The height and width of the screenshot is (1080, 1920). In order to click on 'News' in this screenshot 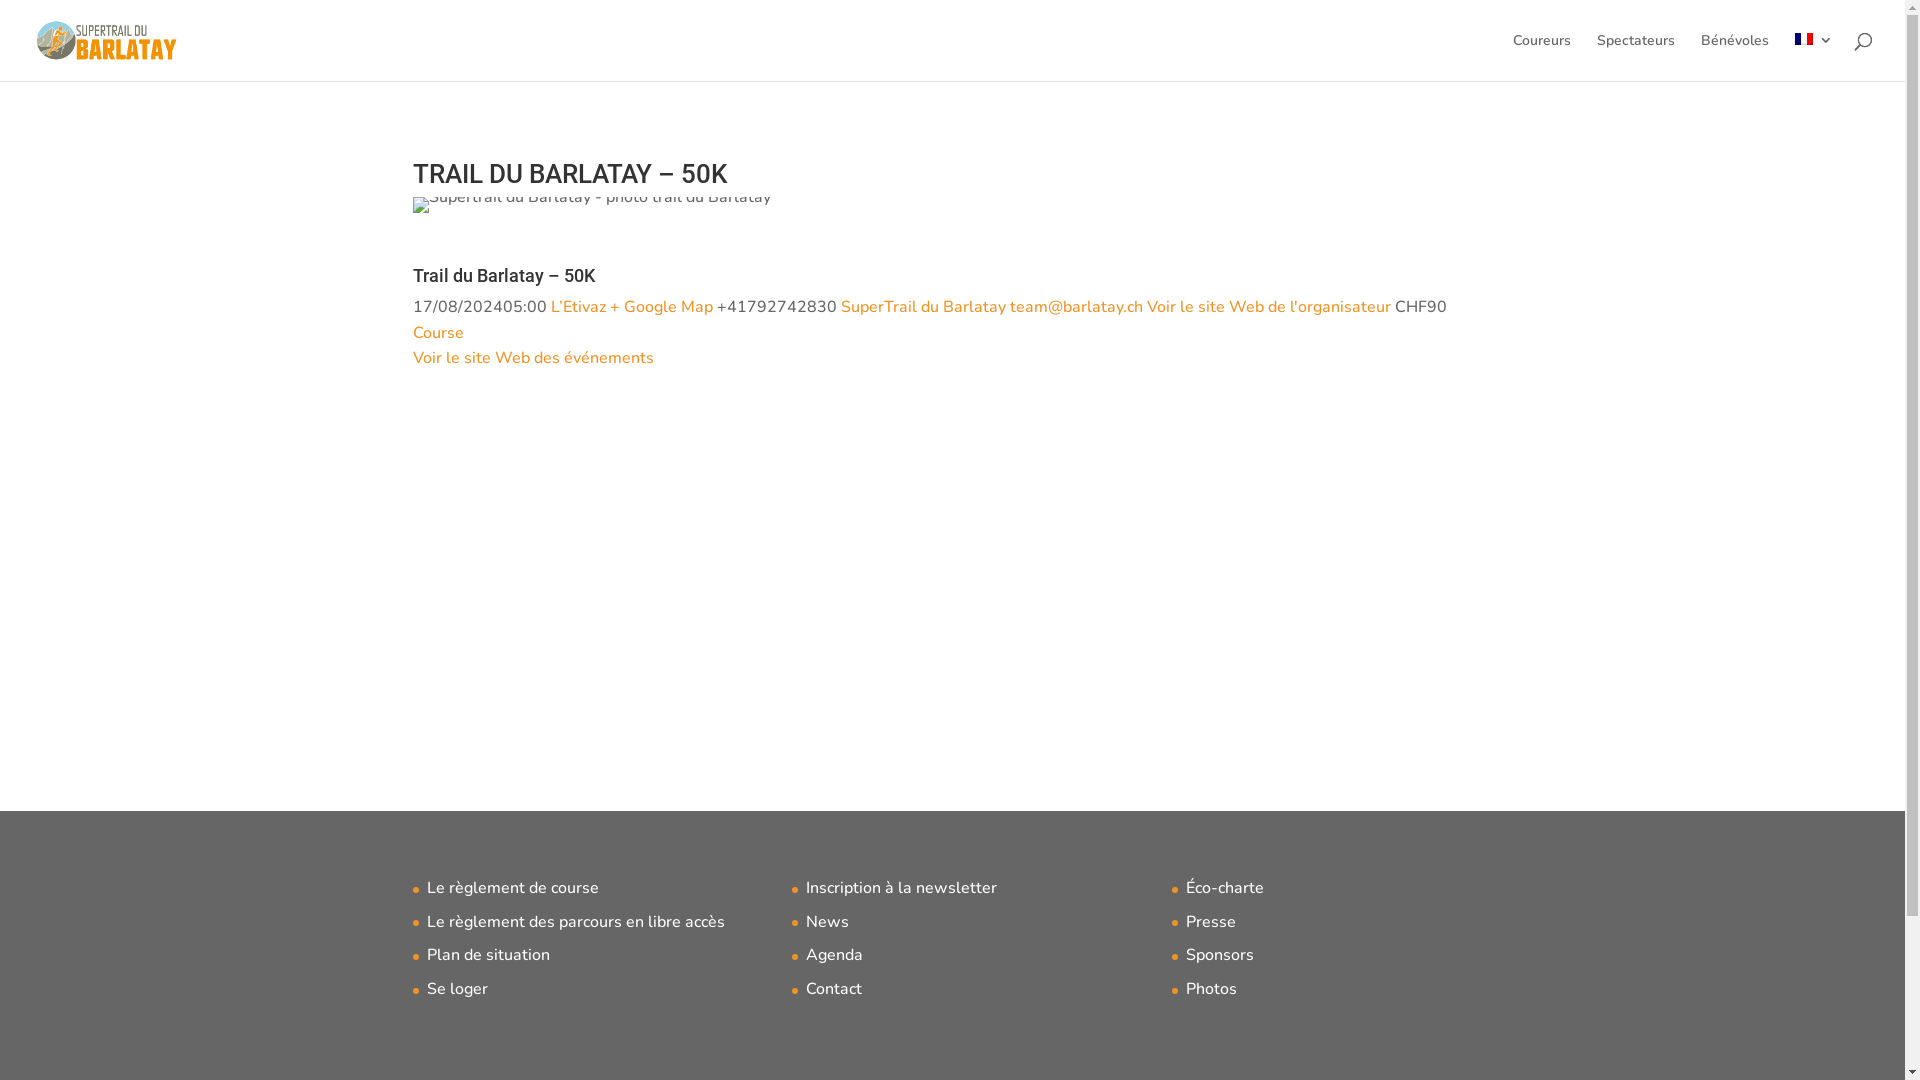, I will do `click(806, 921)`.